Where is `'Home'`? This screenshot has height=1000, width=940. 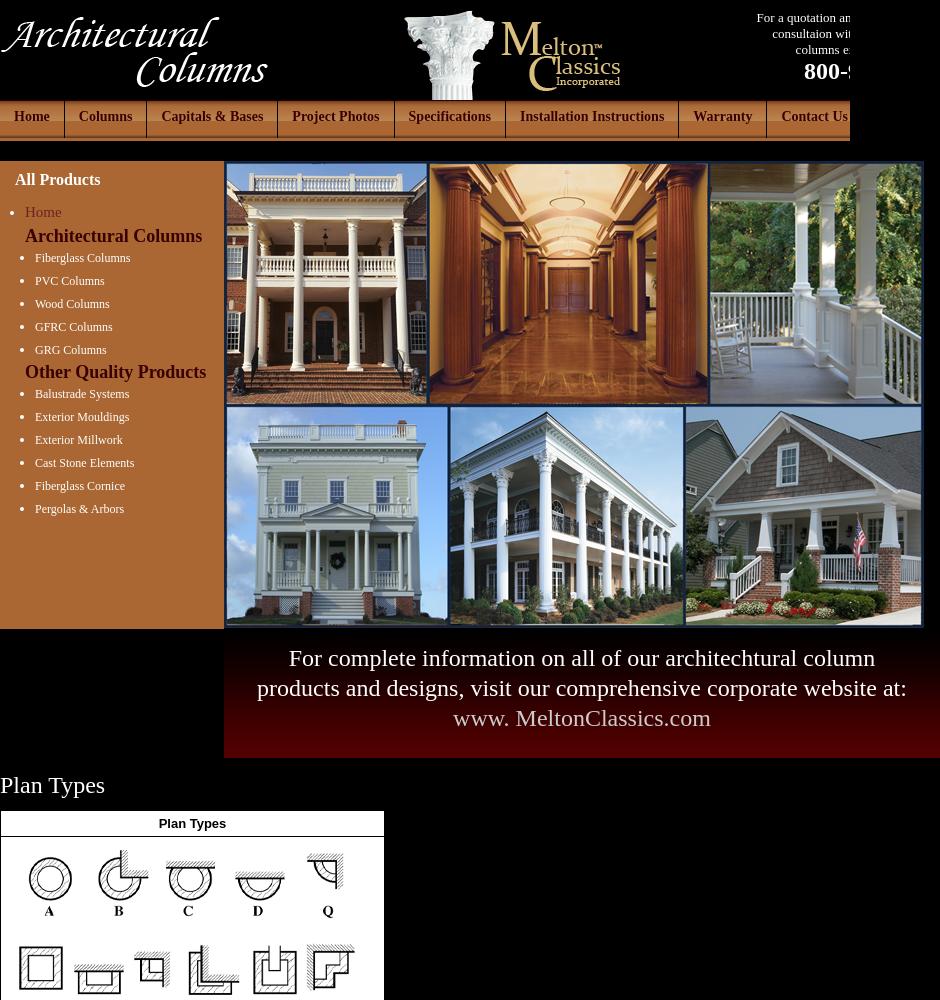
'Home' is located at coordinates (41, 211).